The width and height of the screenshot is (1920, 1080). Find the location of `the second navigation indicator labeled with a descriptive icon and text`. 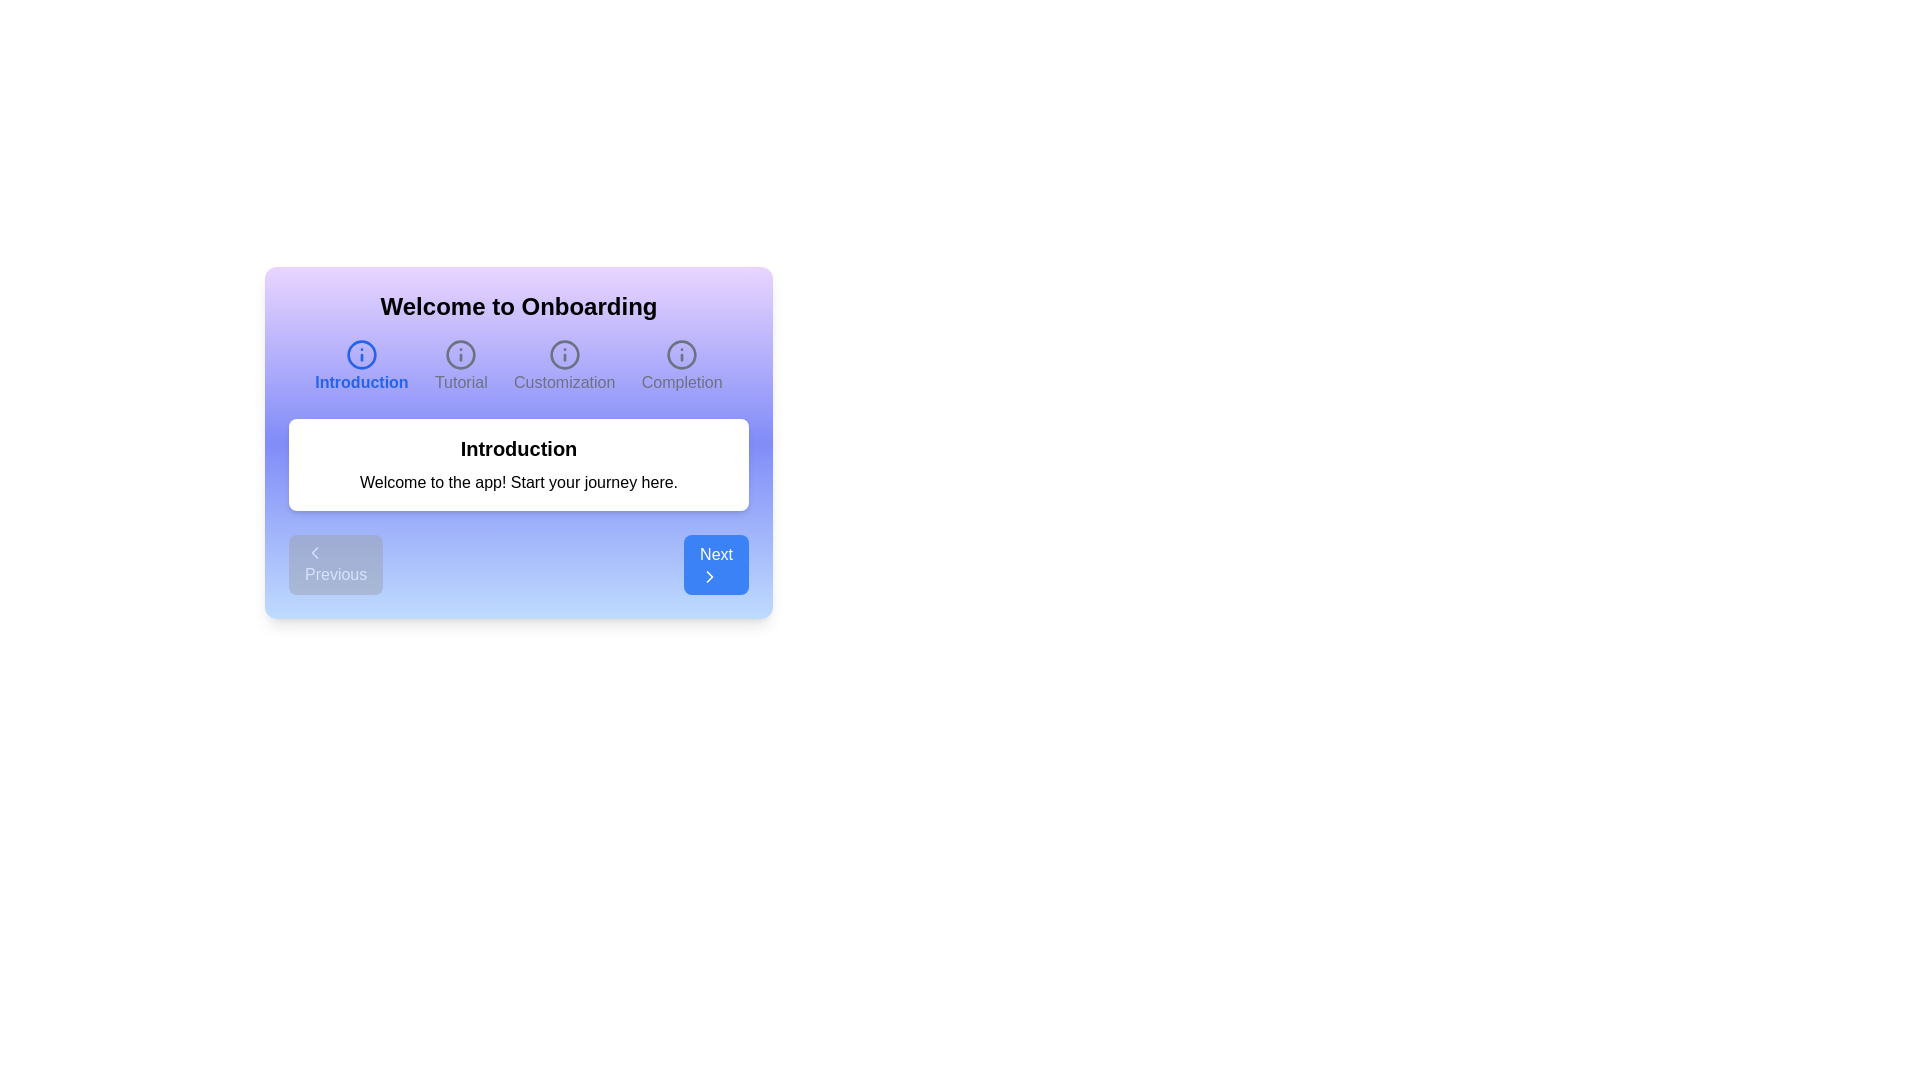

the second navigation indicator labeled with a descriptive icon and text is located at coordinates (460, 366).